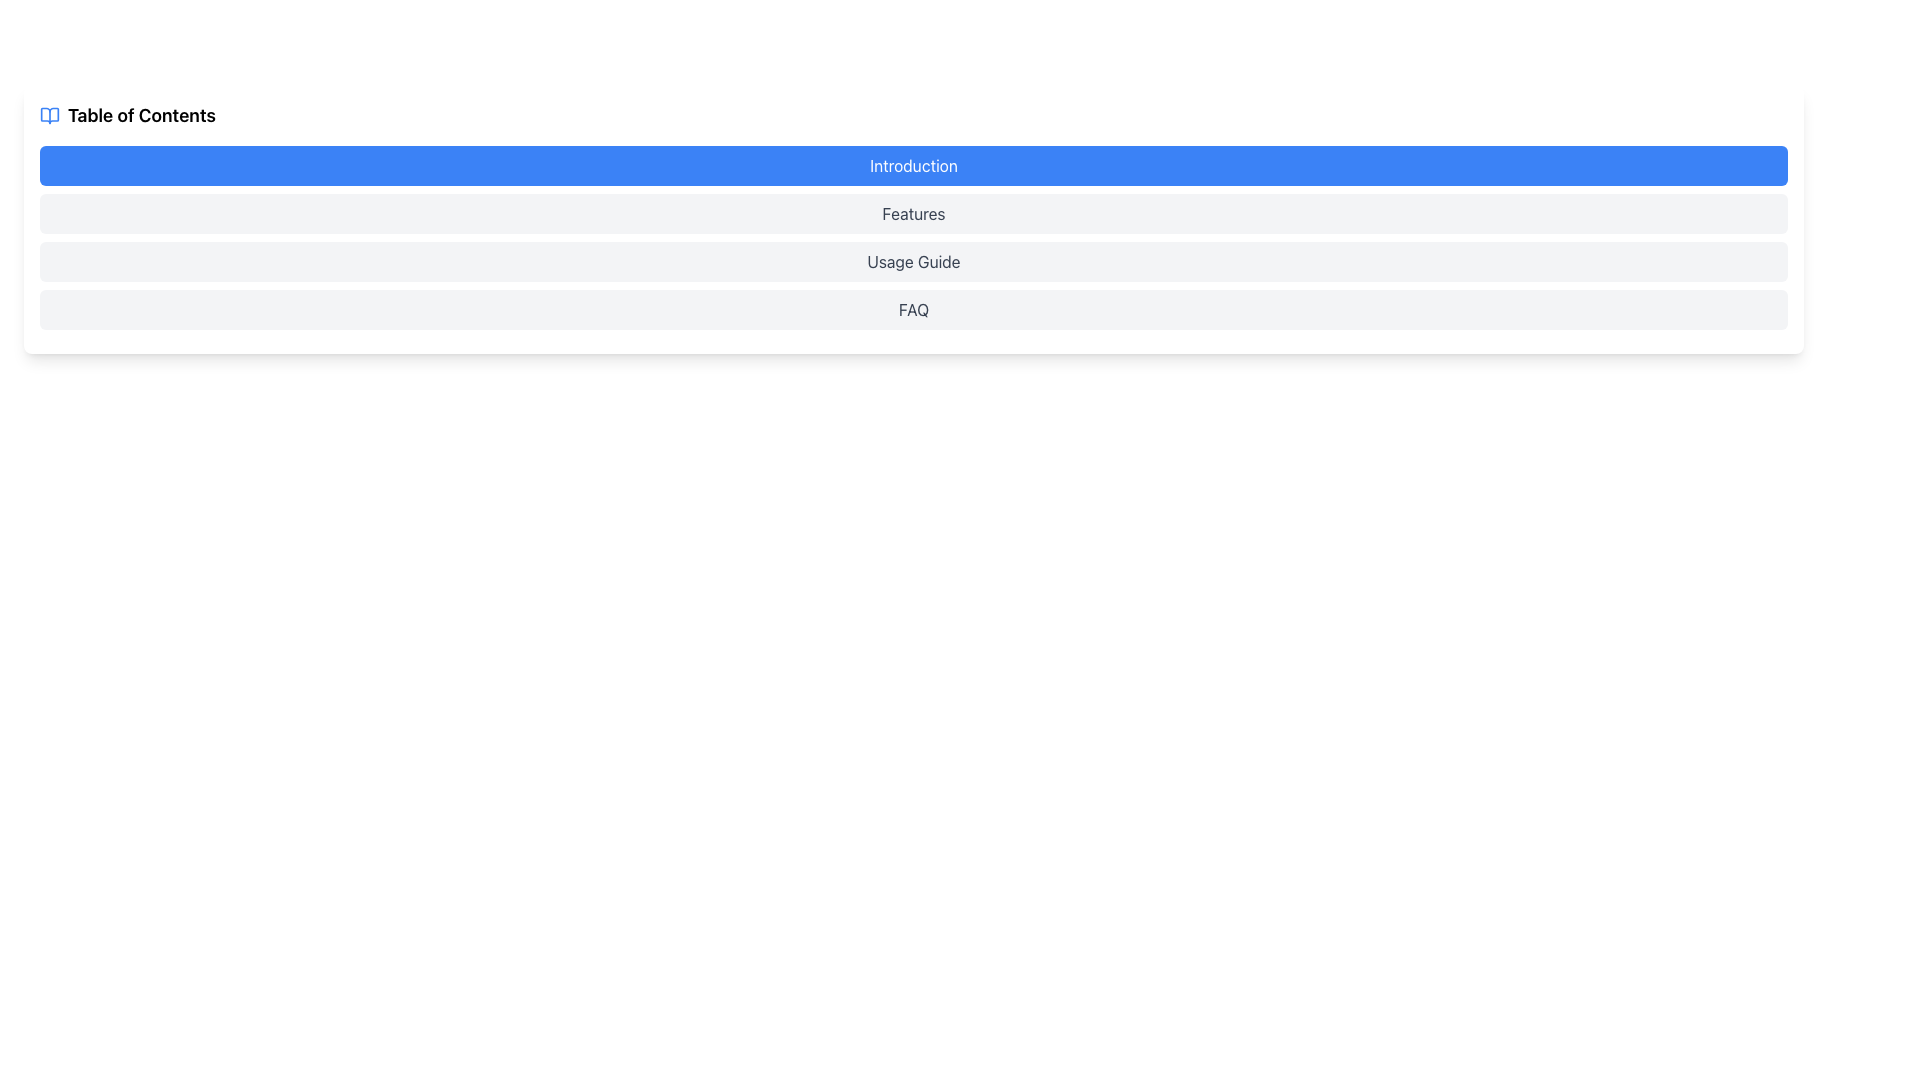 The height and width of the screenshot is (1080, 1920). I want to click on the 'Features' text component in the vertical menu of the table of contents, so click(912, 213).